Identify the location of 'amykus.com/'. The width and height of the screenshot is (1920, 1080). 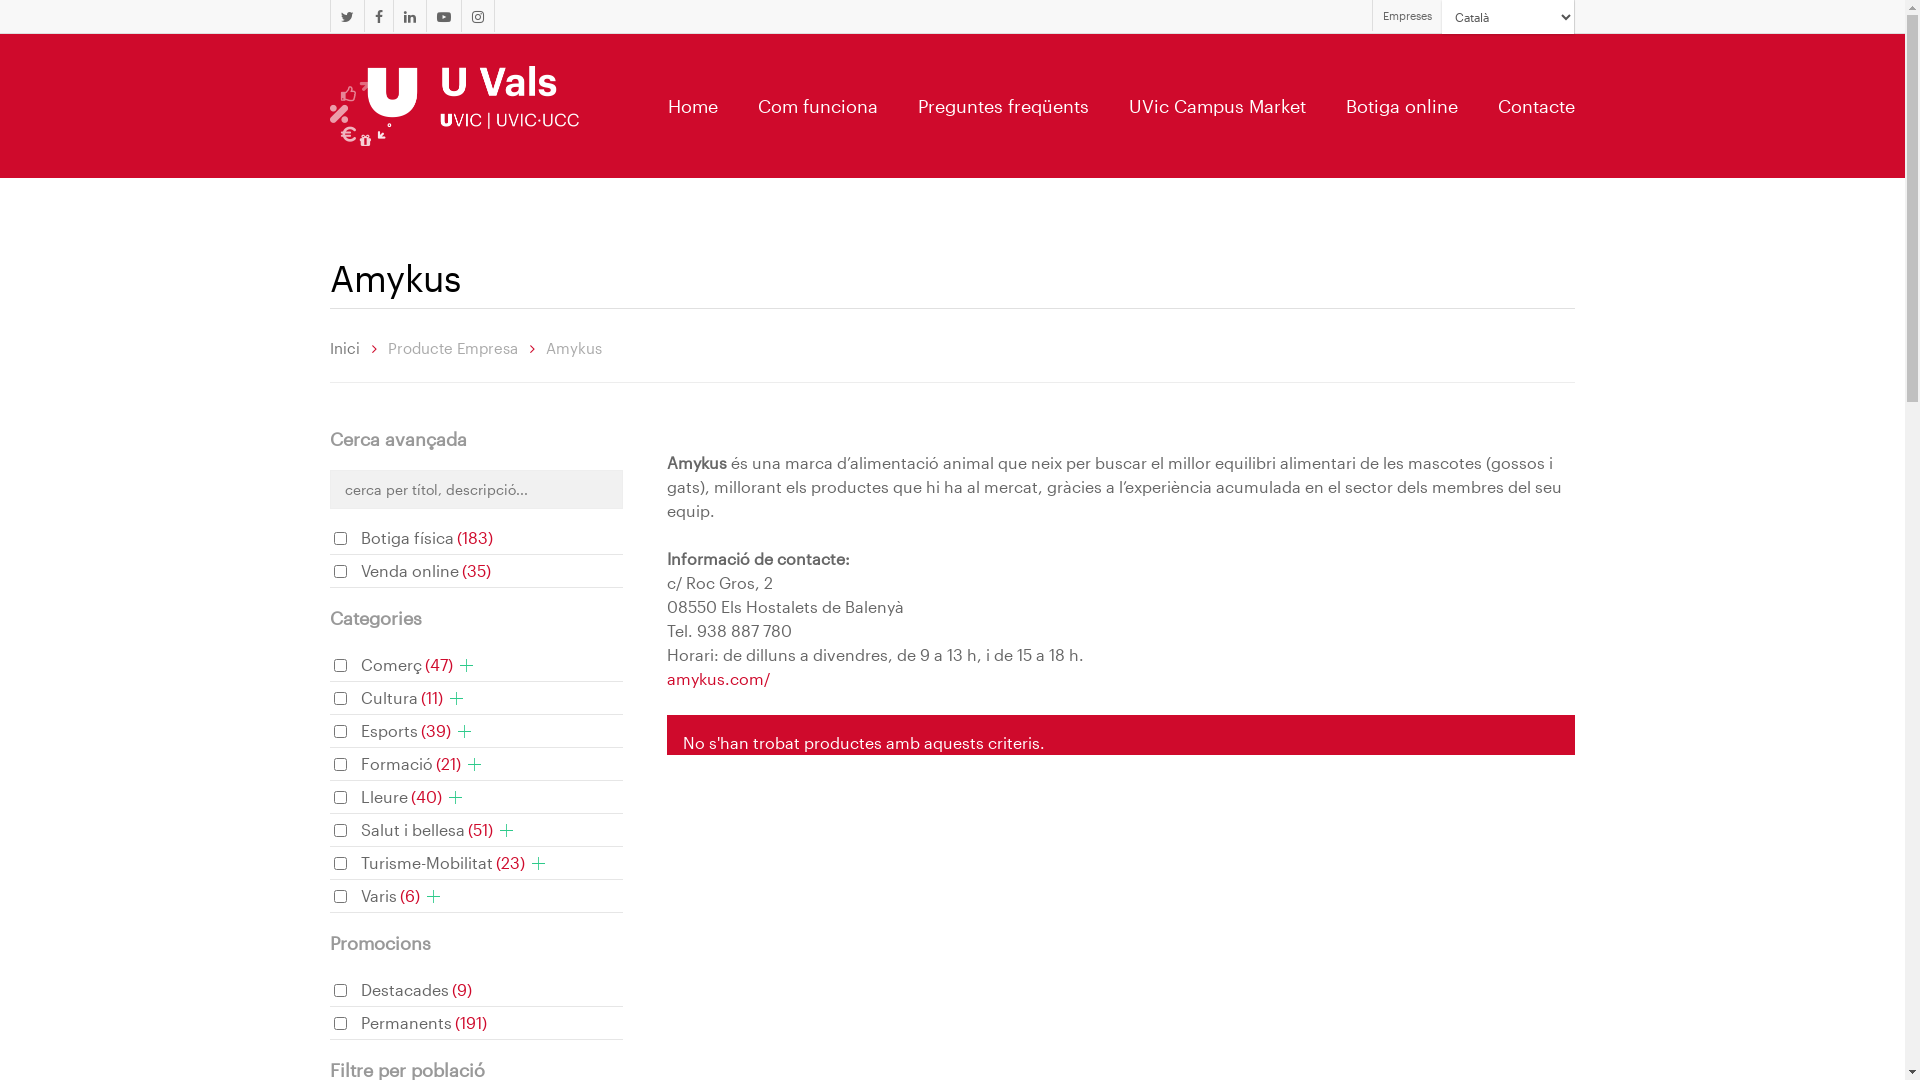
(718, 677).